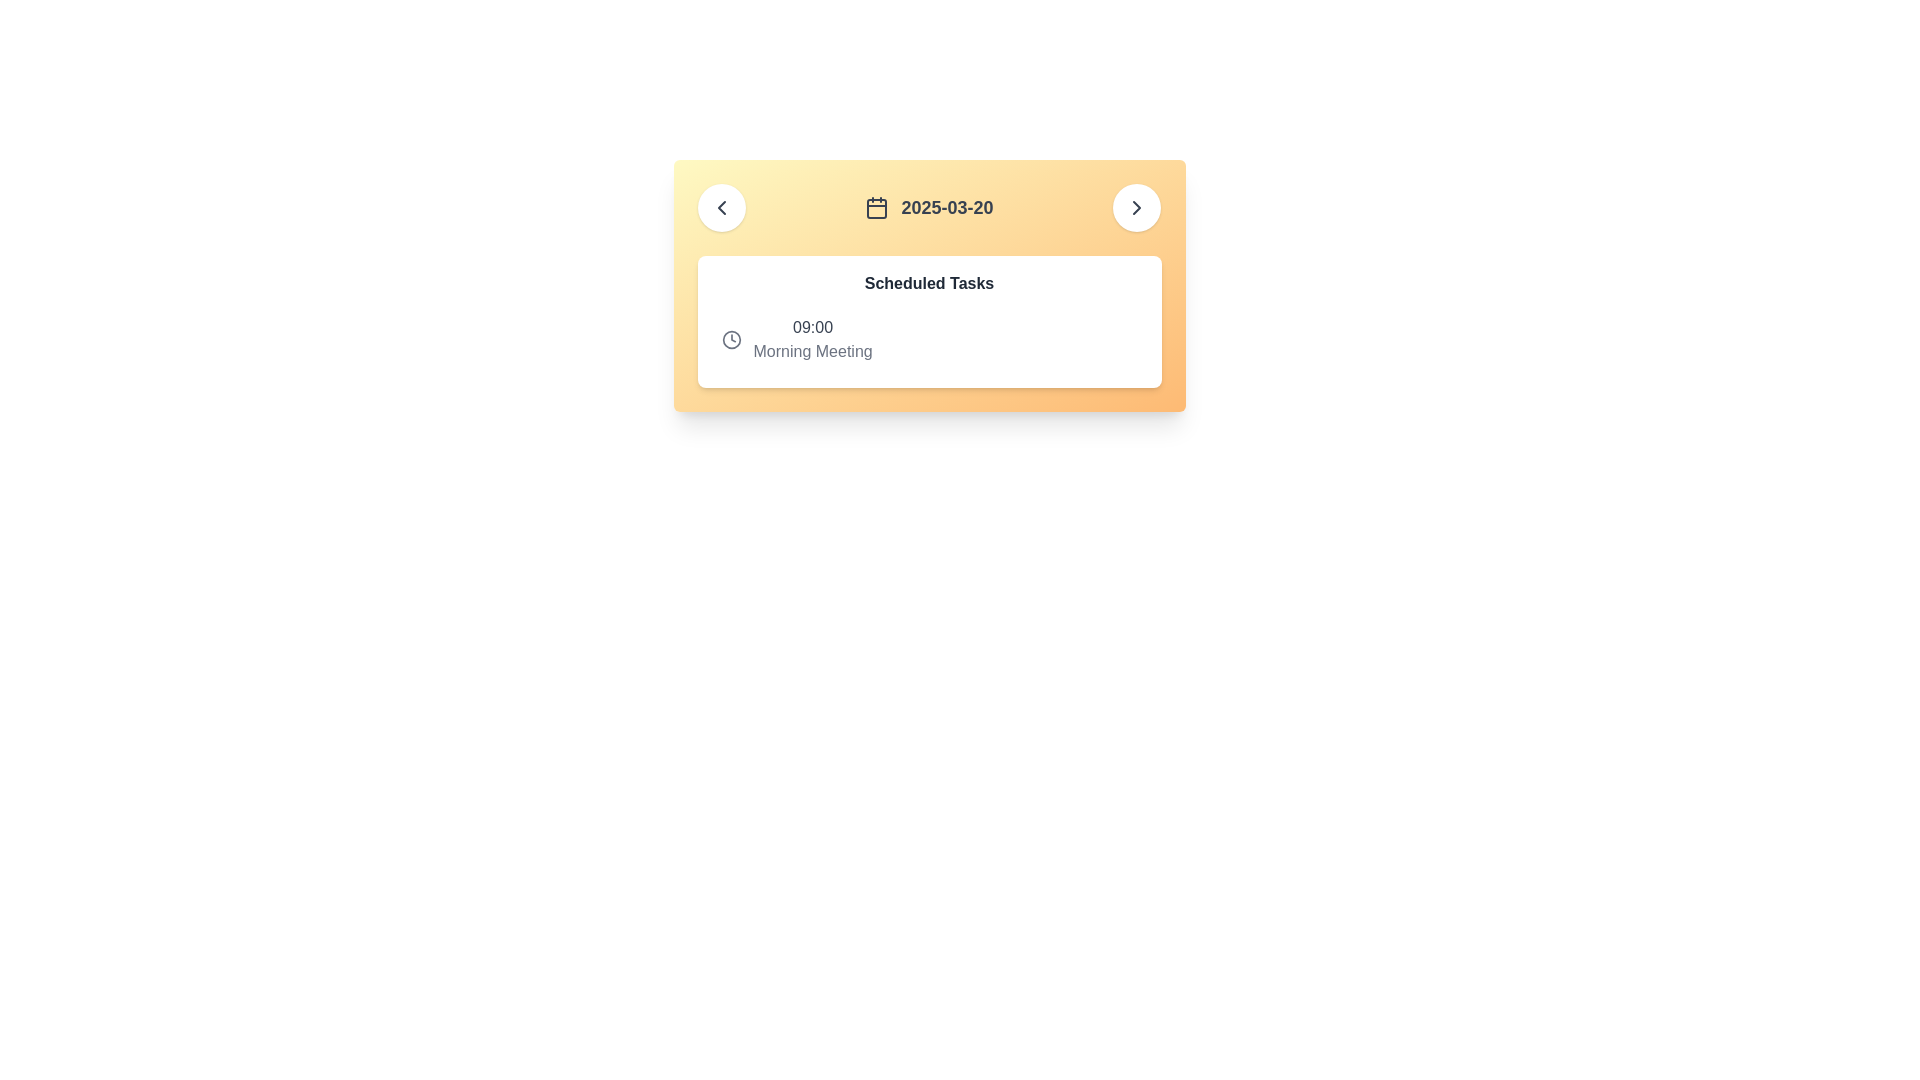 The height and width of the screenshot is (1080, 1920). I want to click on text content of the label displaying 'Morning Meeting' which is located below the time '09:00' in the schedule card interface, so click(813, 350).